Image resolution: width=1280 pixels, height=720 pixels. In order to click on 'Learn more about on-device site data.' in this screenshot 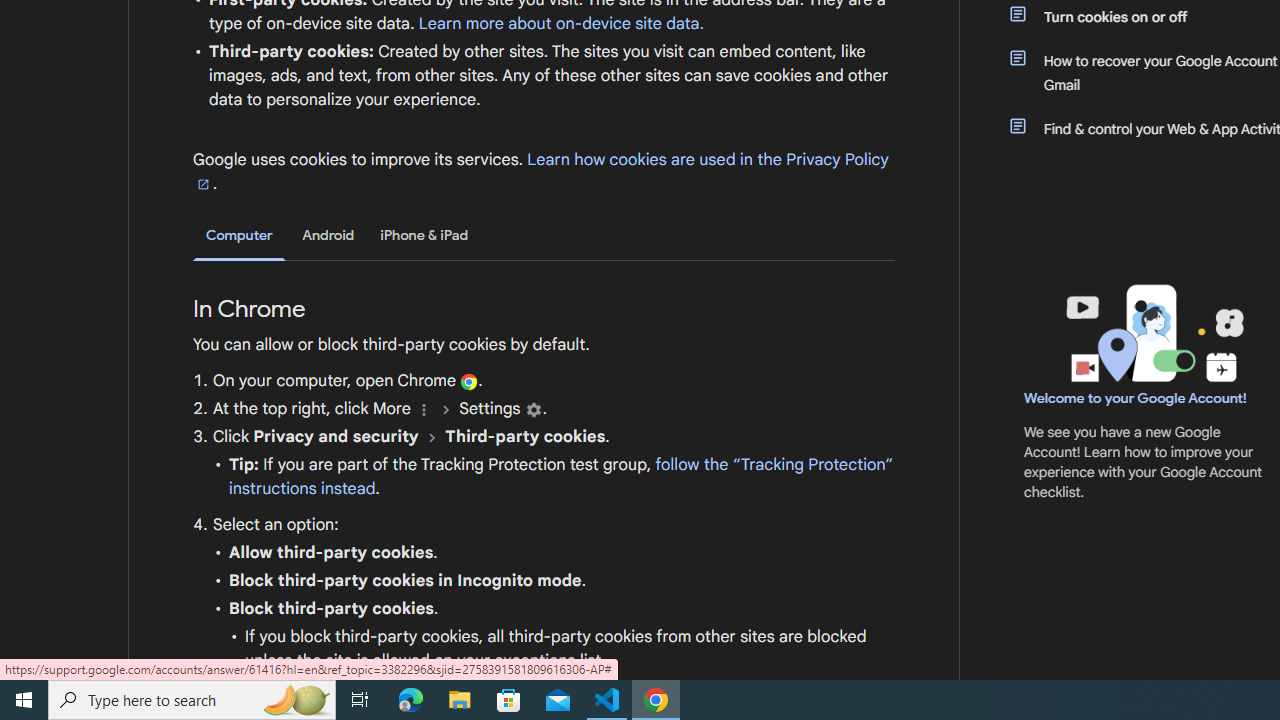, I will do `click(560, 23)`.